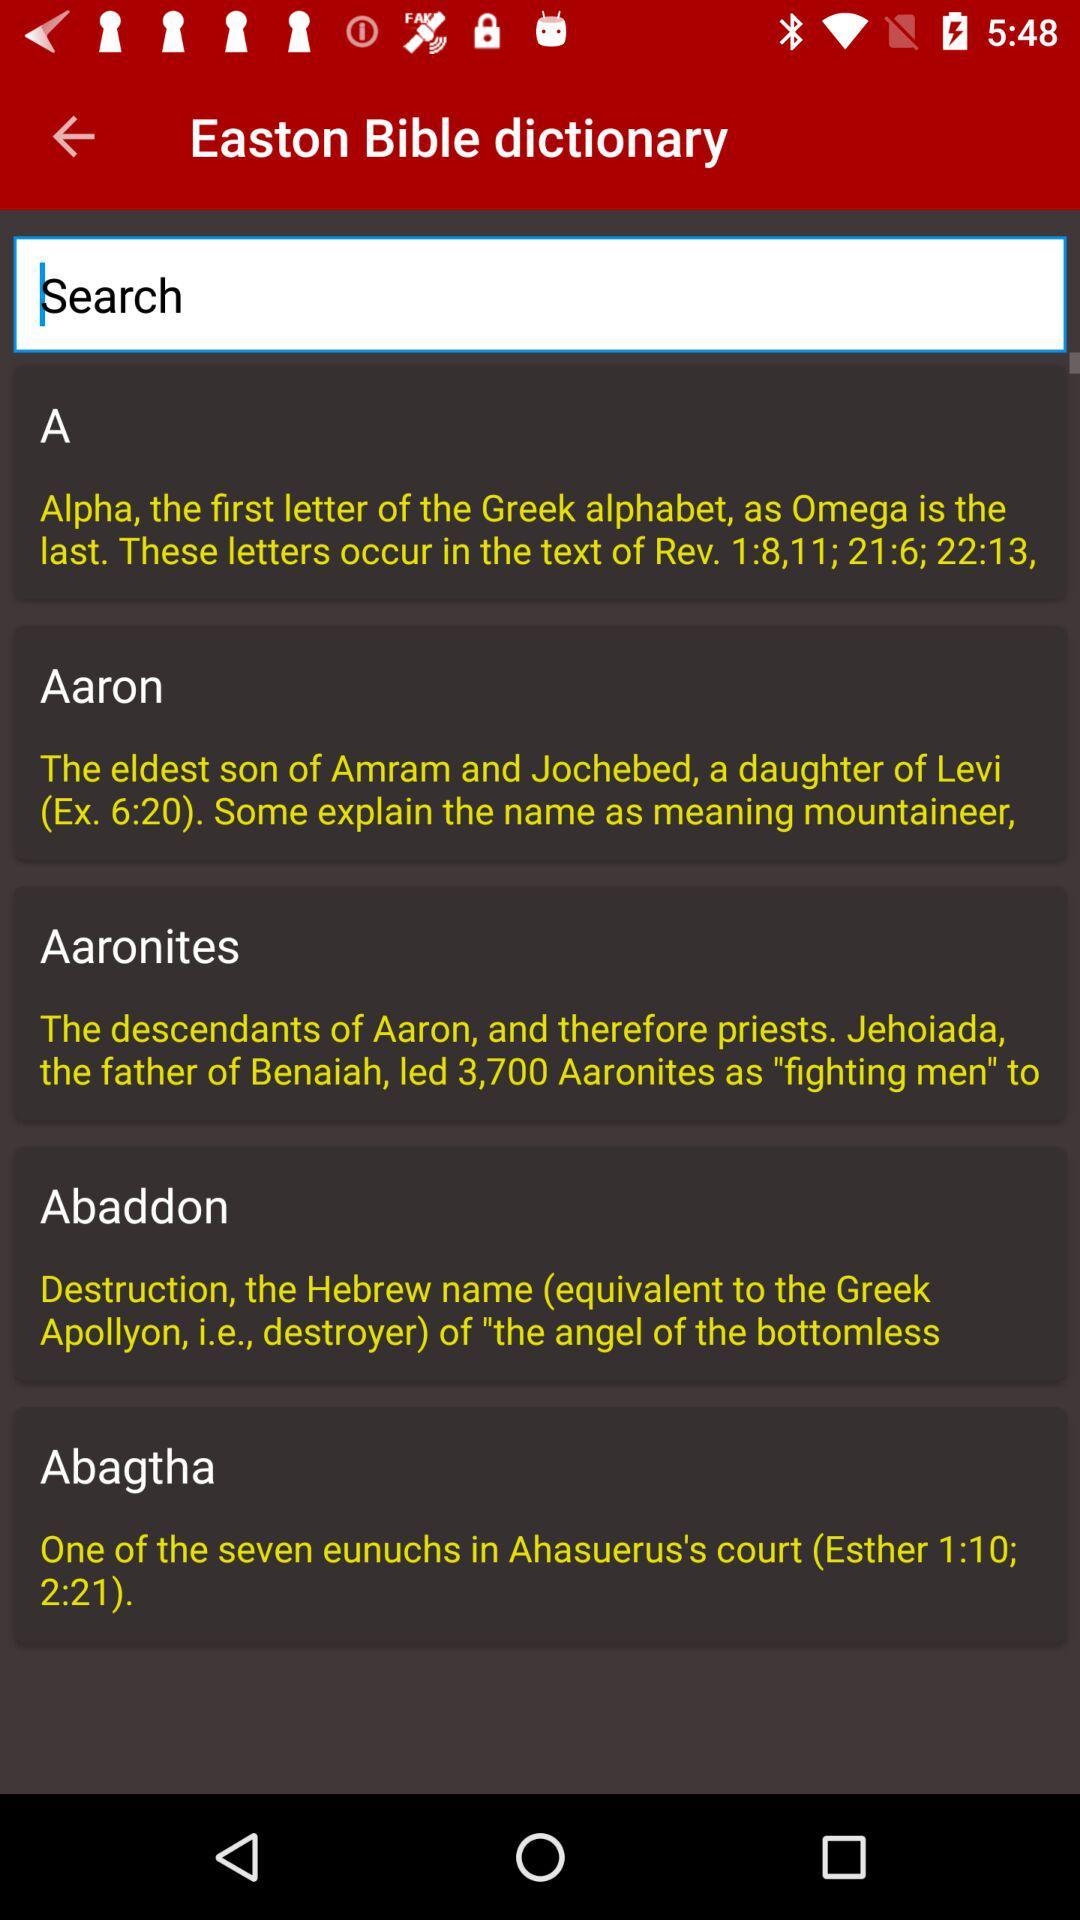 Image resolution: width=1080 pixels, height=1920 pixels. Describe the element at coordinates (540, 1203) in the screenshot. I see `the abaddon` at that location.